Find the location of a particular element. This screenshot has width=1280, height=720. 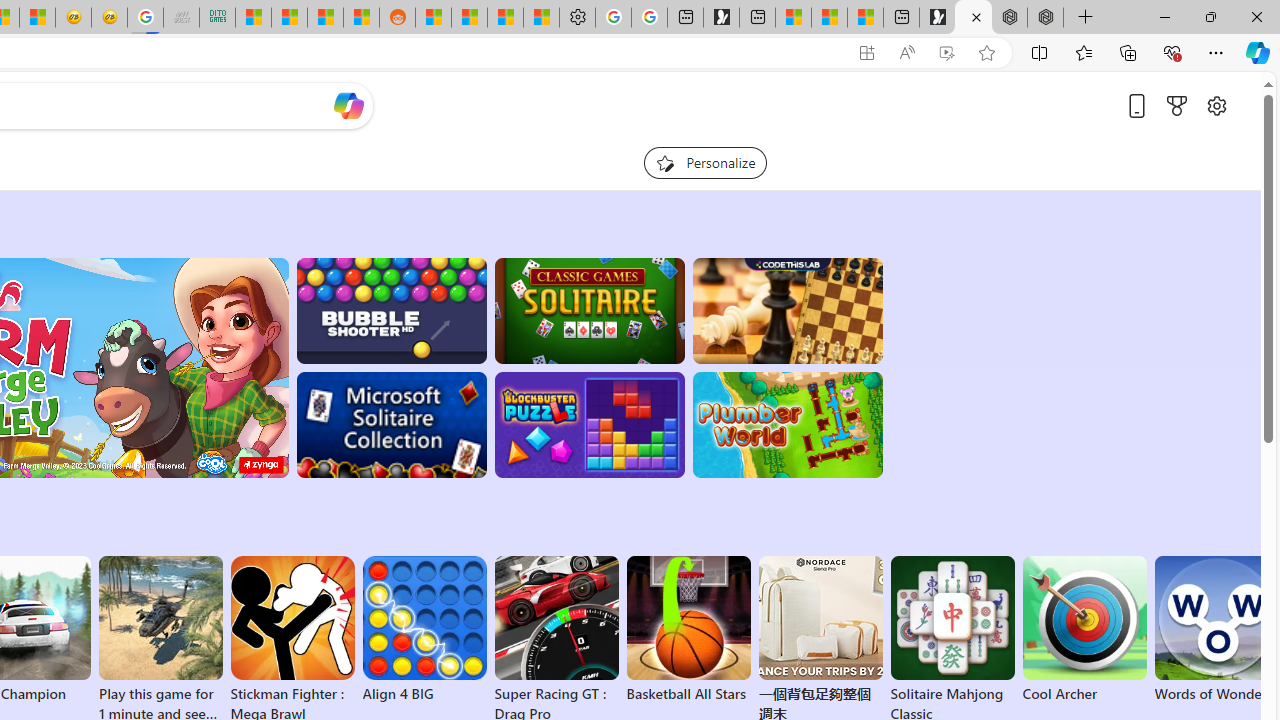

'Plumber World' is located at coordinates (786, 424).